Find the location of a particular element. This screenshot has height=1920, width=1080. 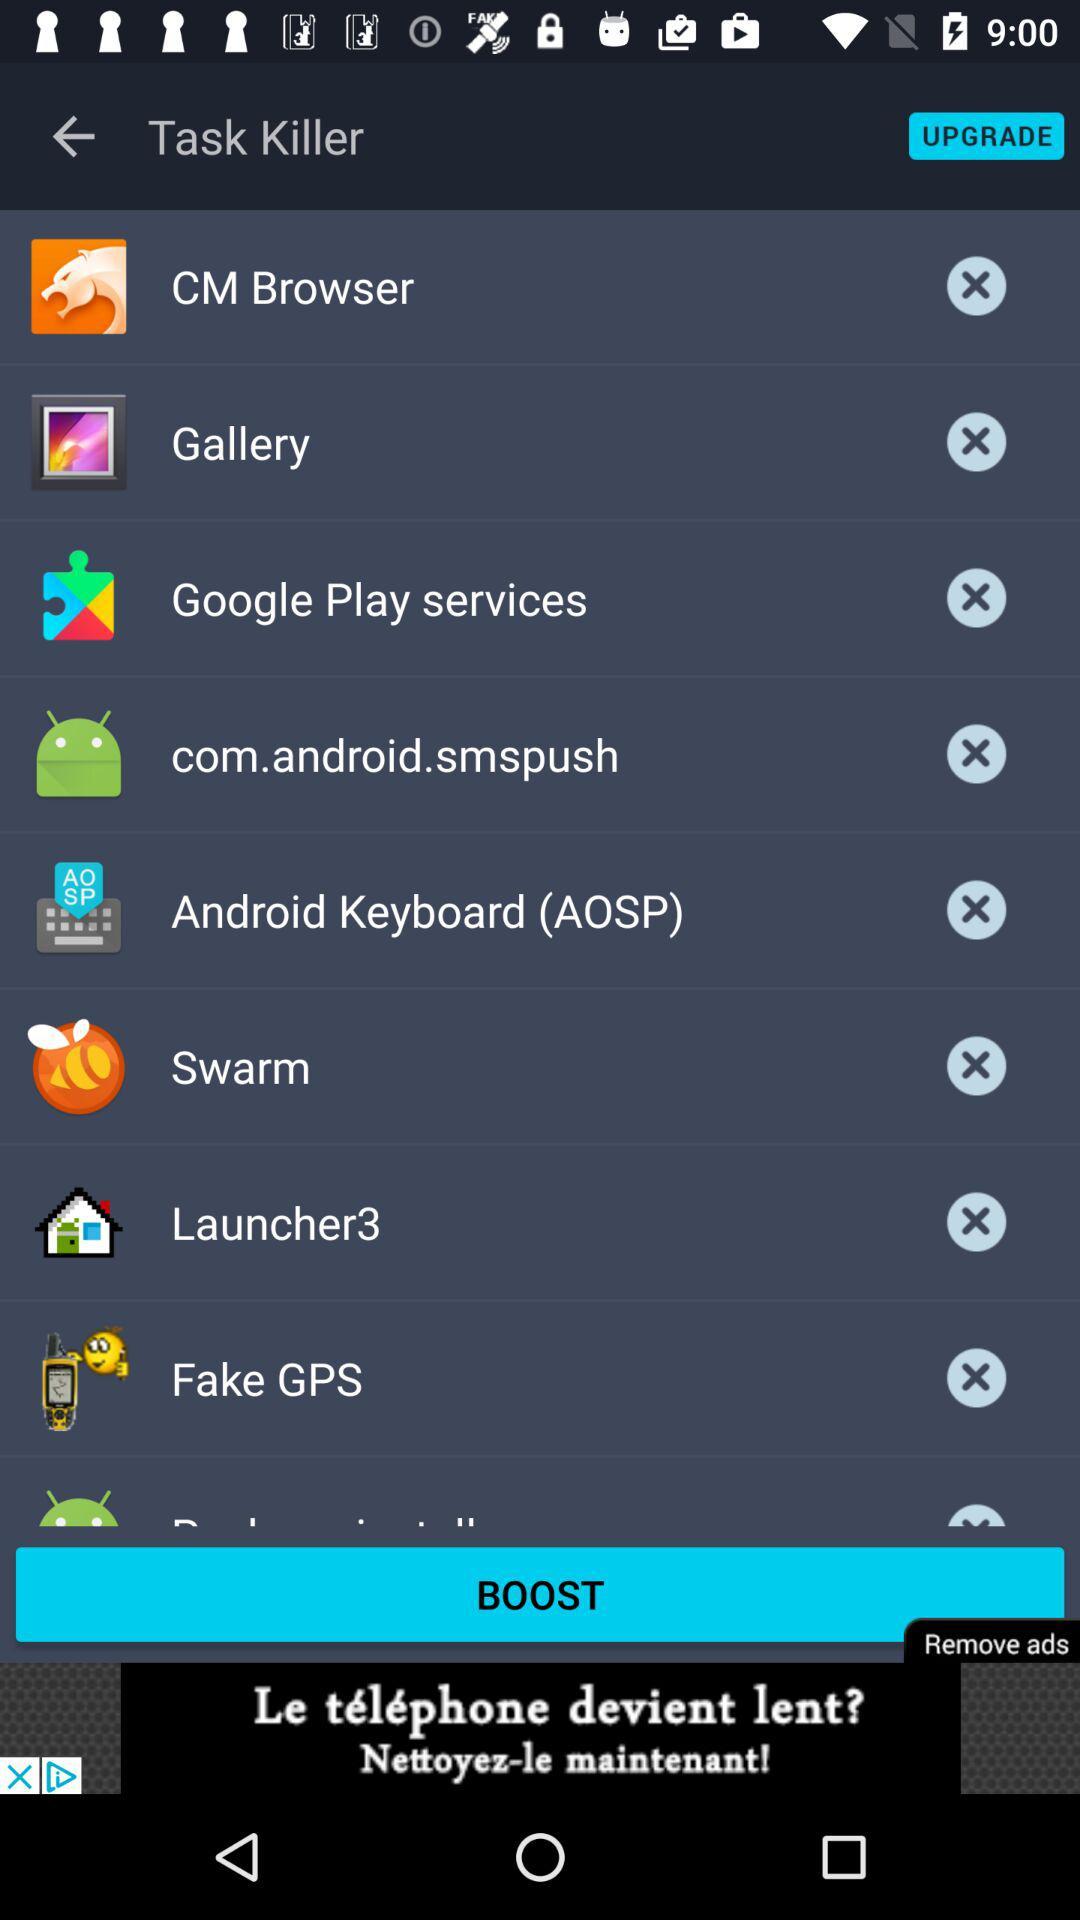

delete button is located at coordinates (976, 285).